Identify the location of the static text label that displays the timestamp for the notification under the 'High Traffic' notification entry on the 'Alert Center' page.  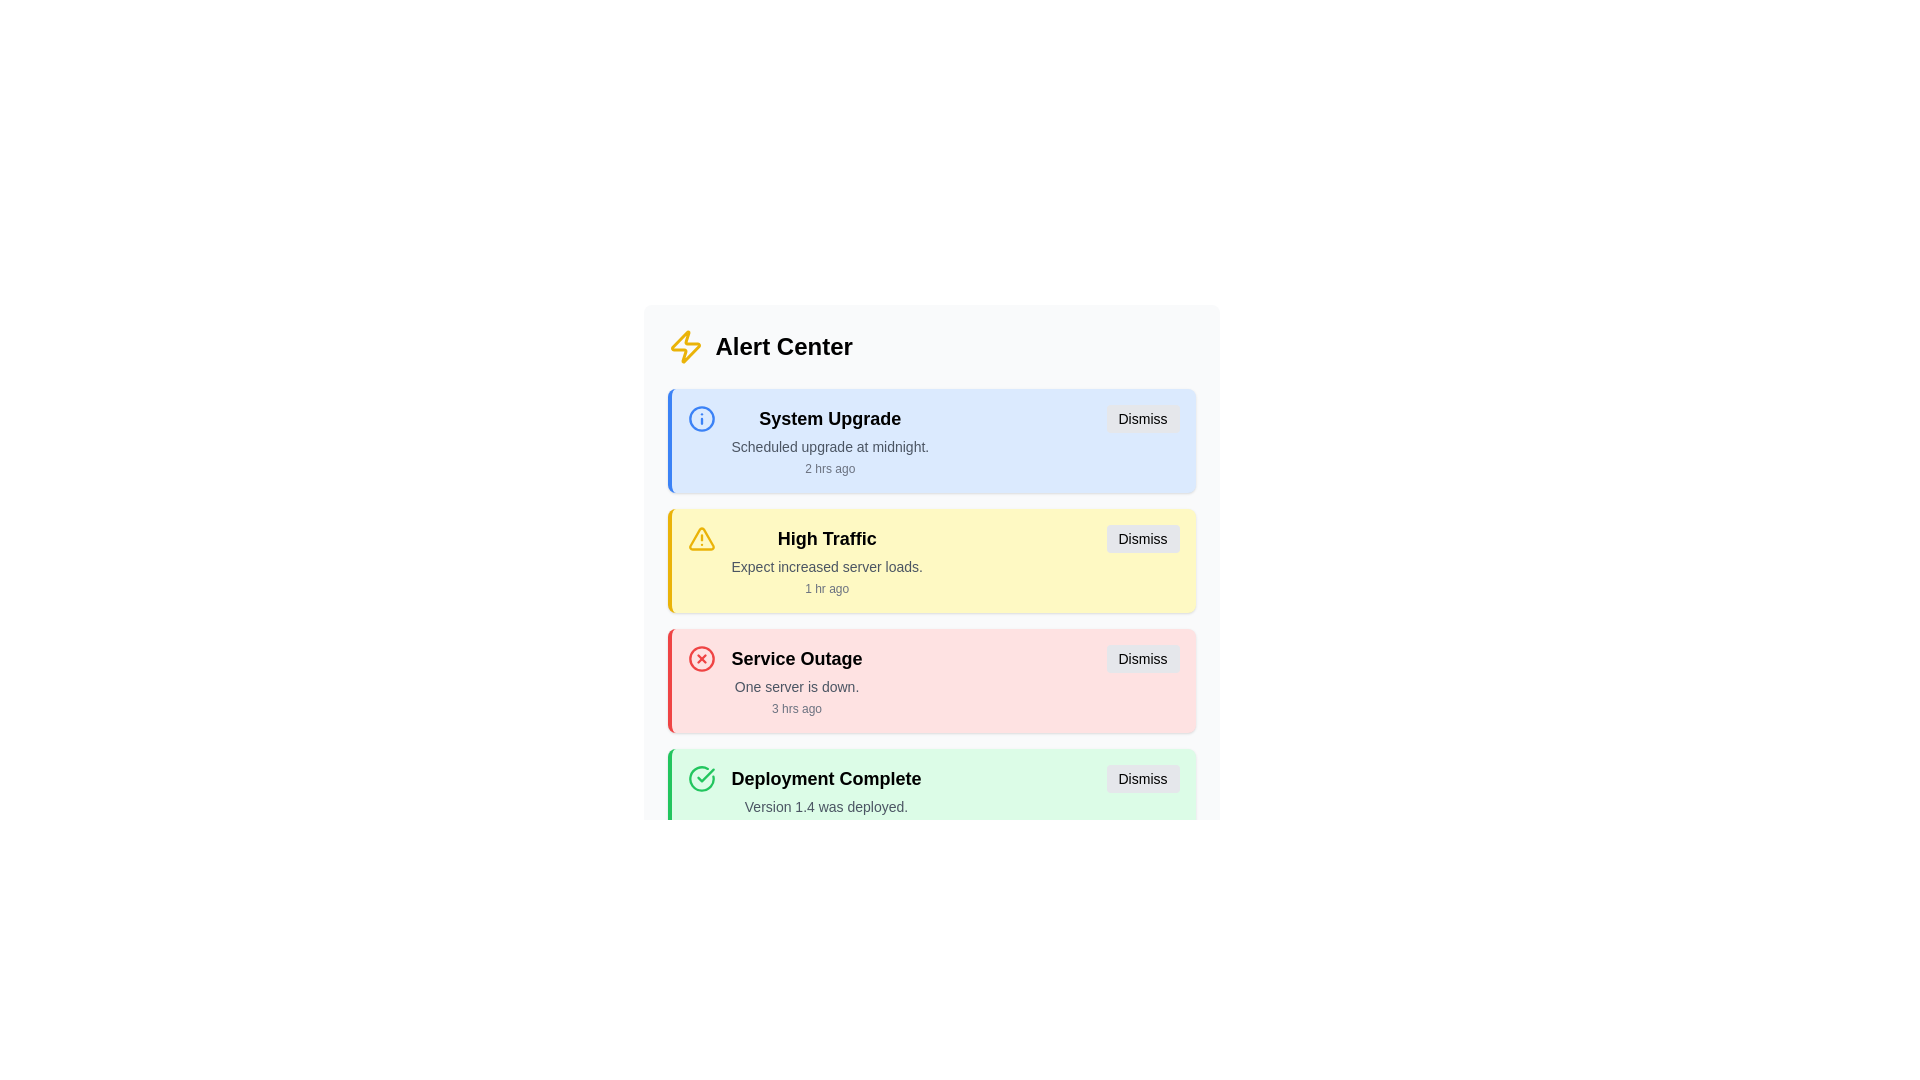
(827, 588).